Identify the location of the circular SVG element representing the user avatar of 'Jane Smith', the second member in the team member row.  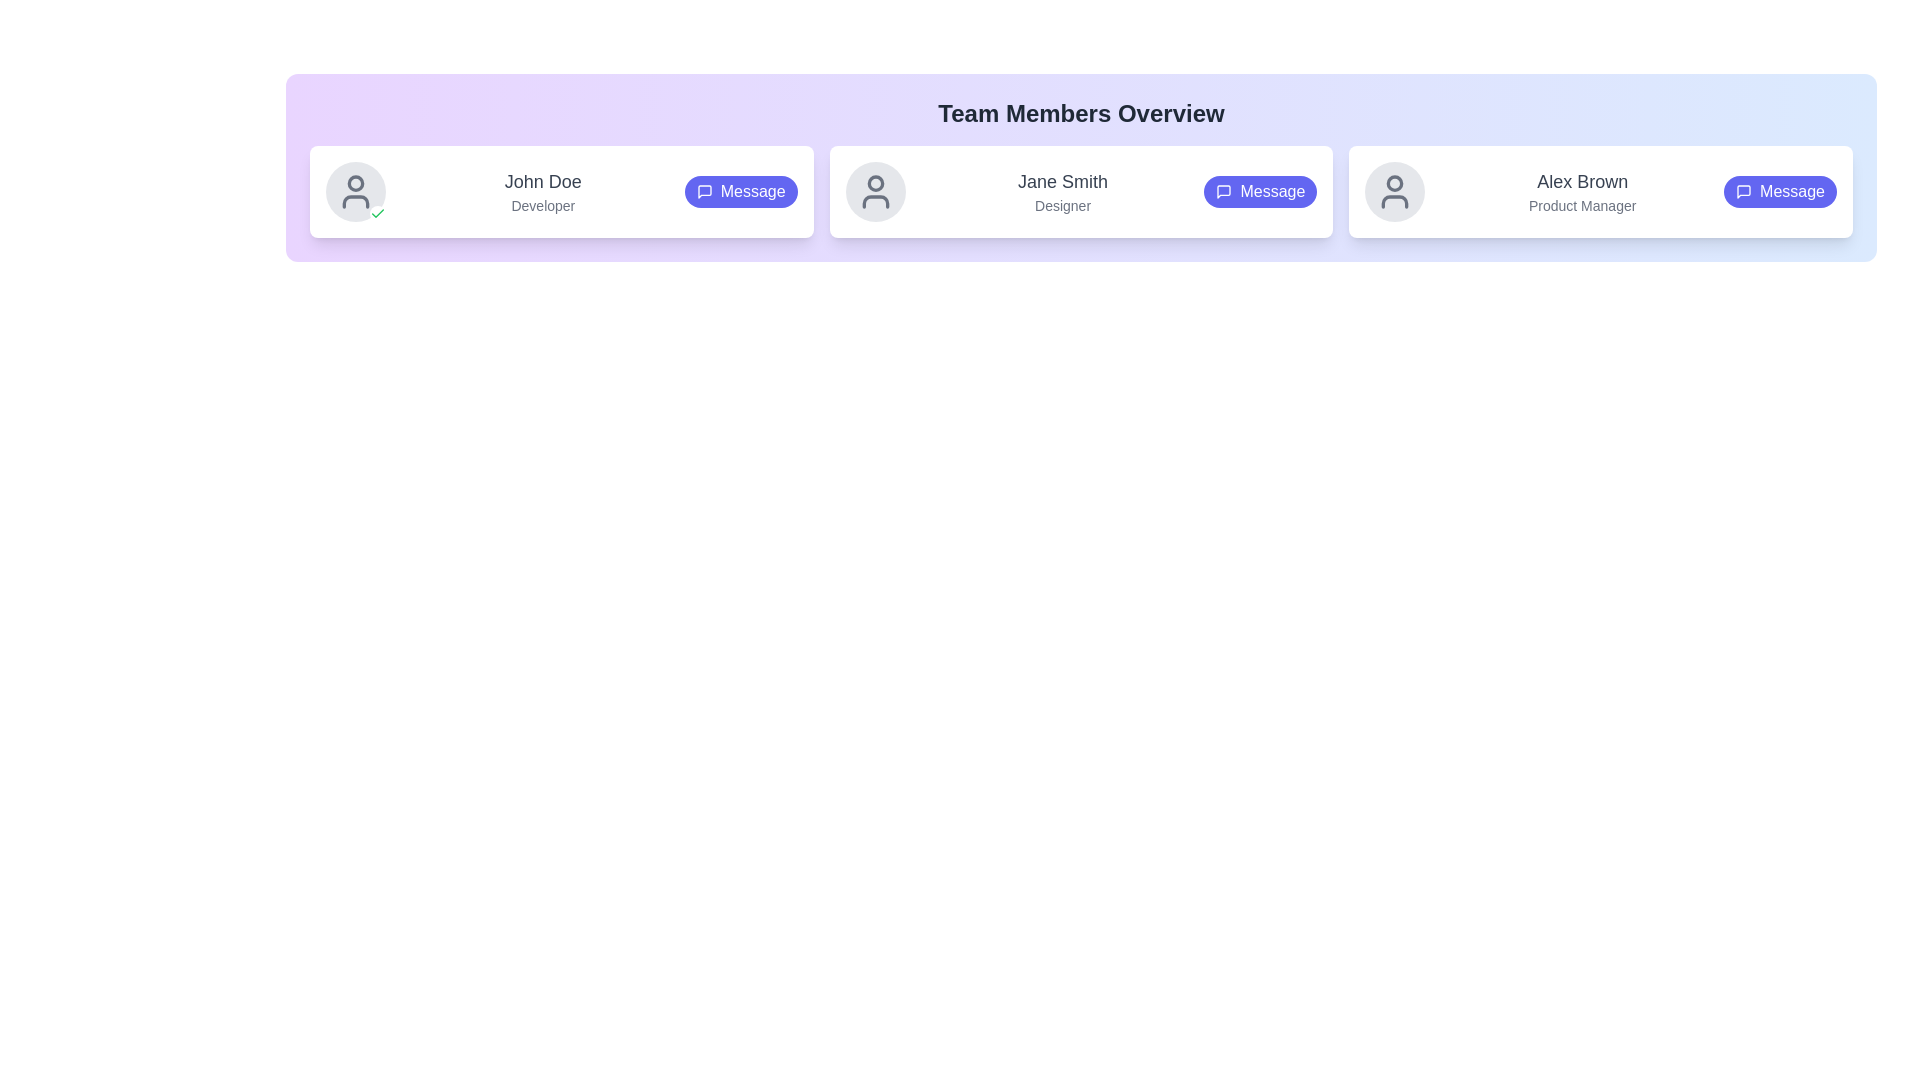
(875, 183).